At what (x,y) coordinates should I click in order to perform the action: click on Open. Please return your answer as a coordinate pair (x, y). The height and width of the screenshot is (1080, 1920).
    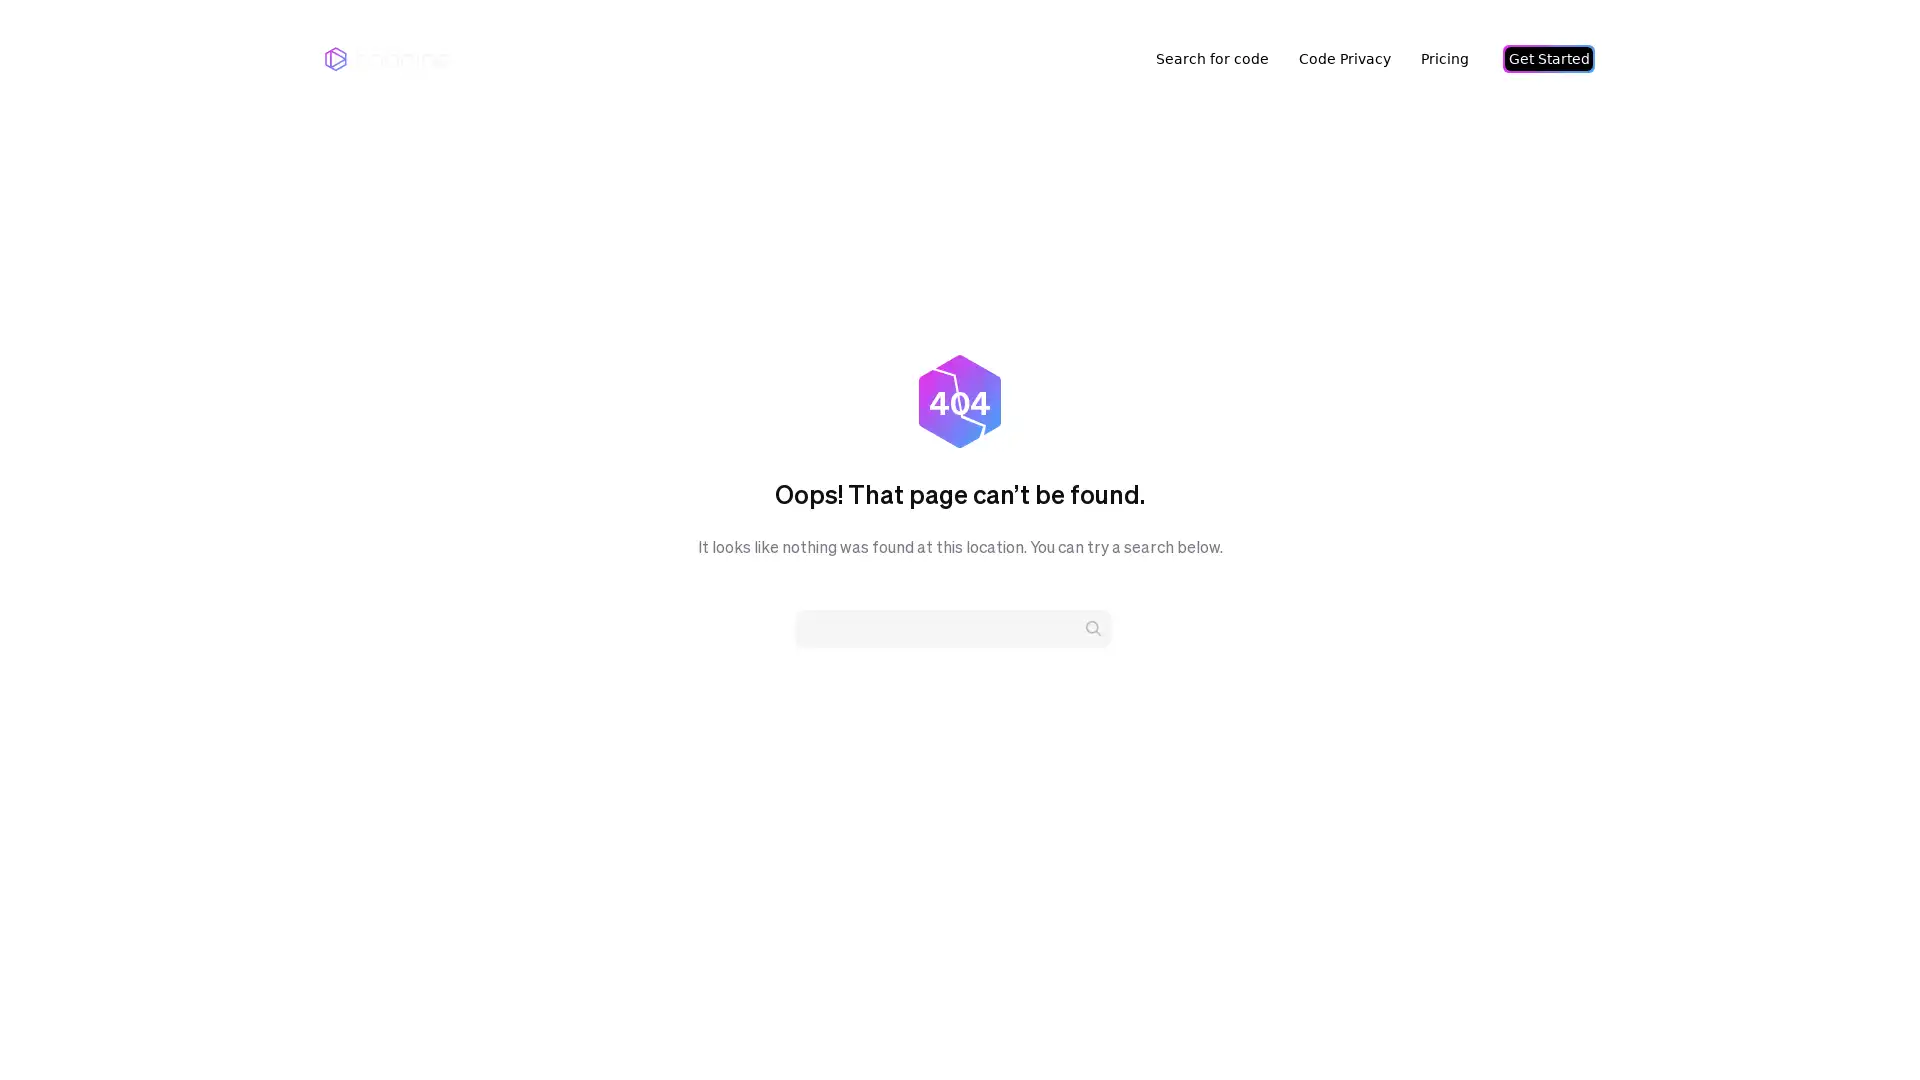
    Looking at the image, I should click on (1860, 1026).